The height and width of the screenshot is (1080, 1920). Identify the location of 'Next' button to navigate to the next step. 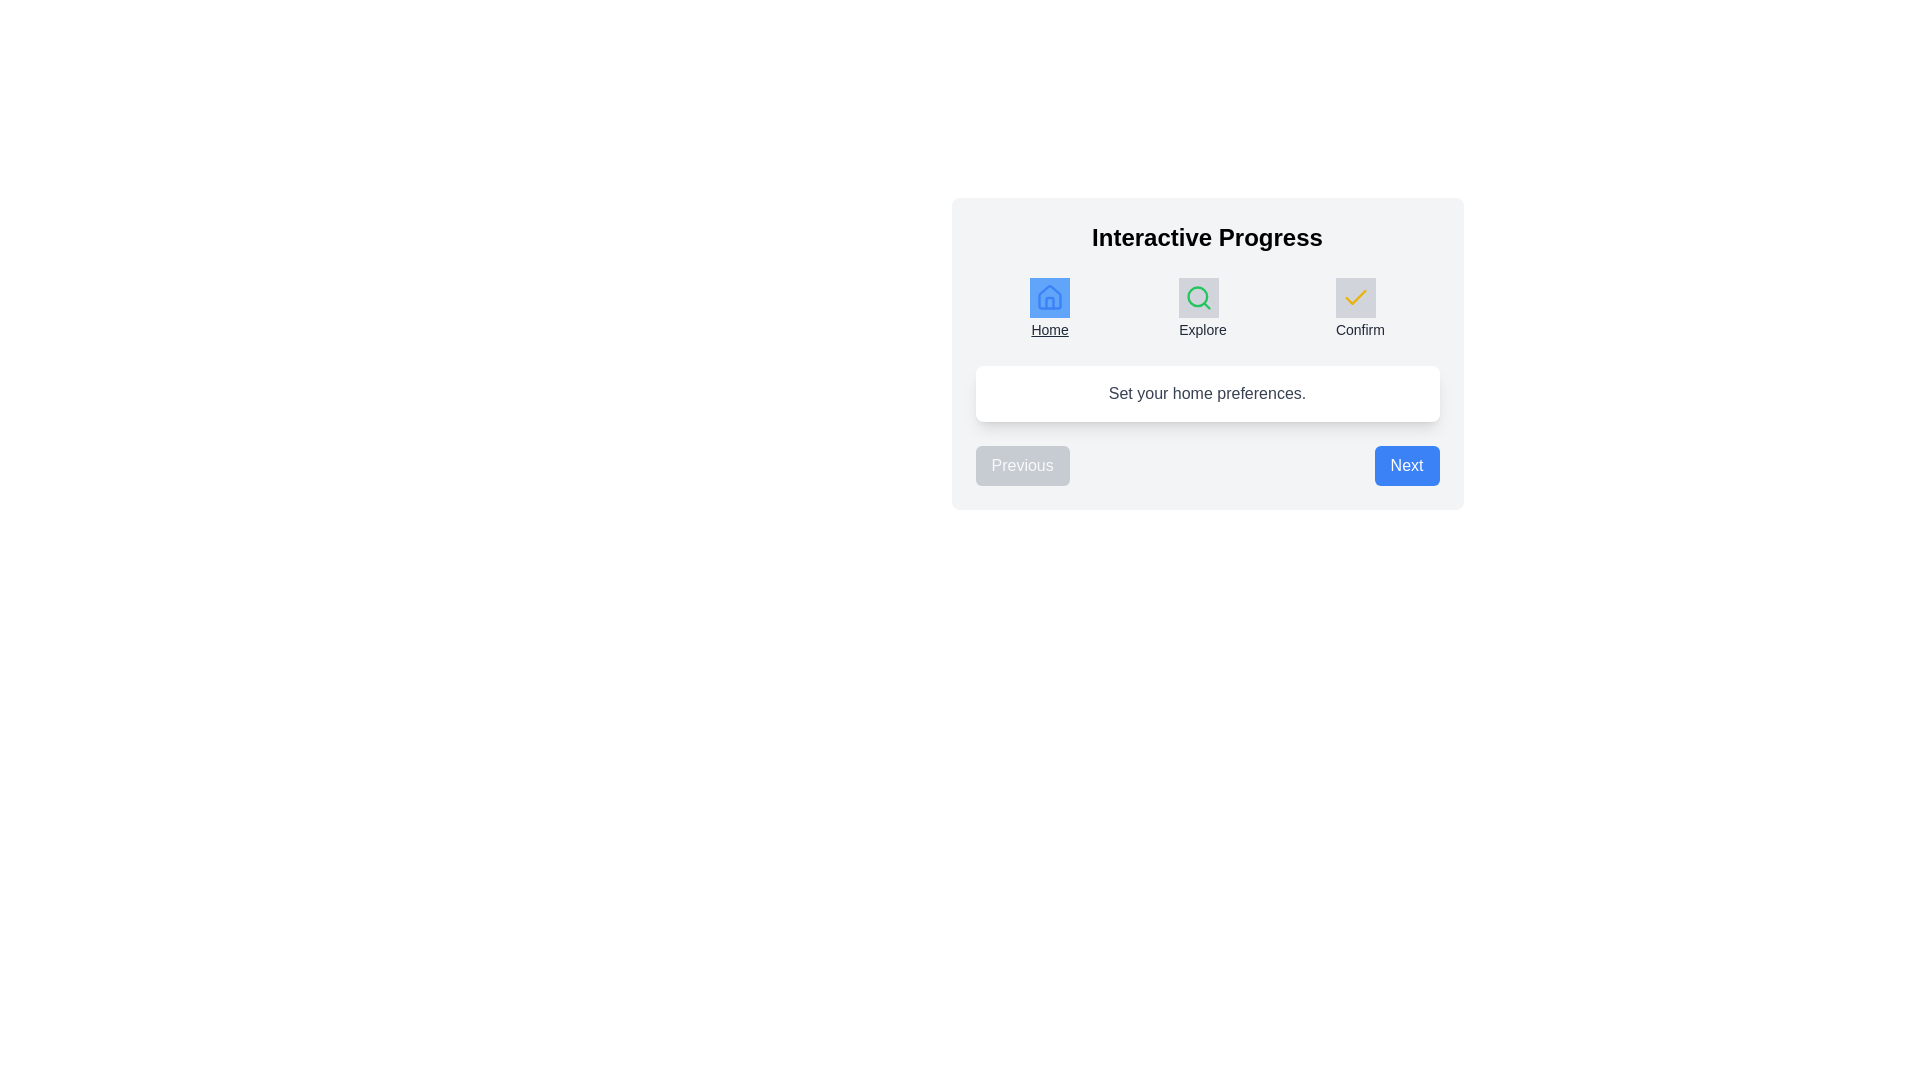
(1405, 466).